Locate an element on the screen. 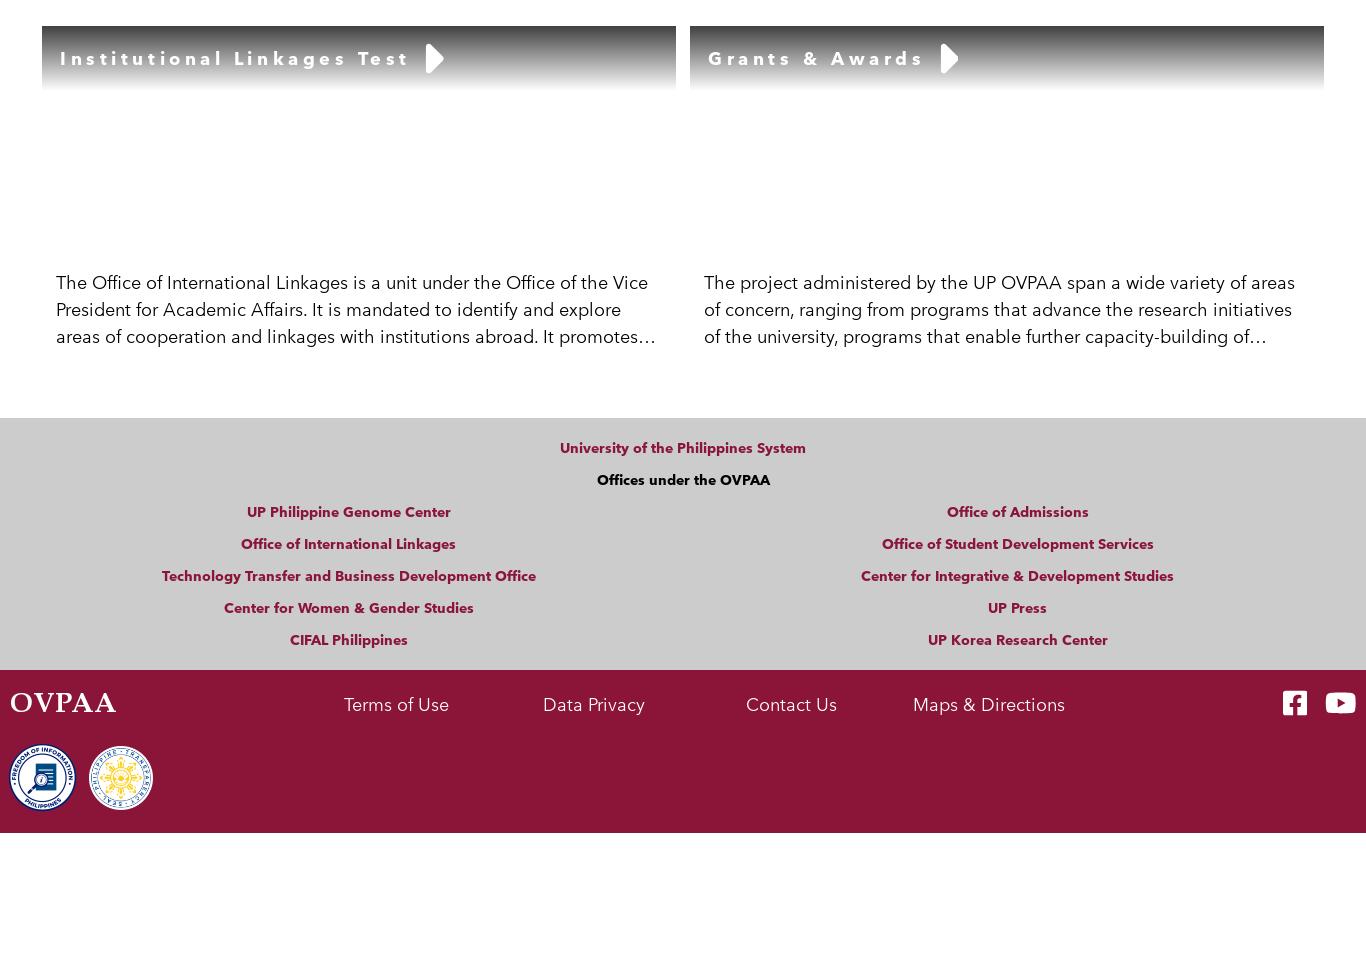  'Contact Us' is located at coordinates (745, 703).